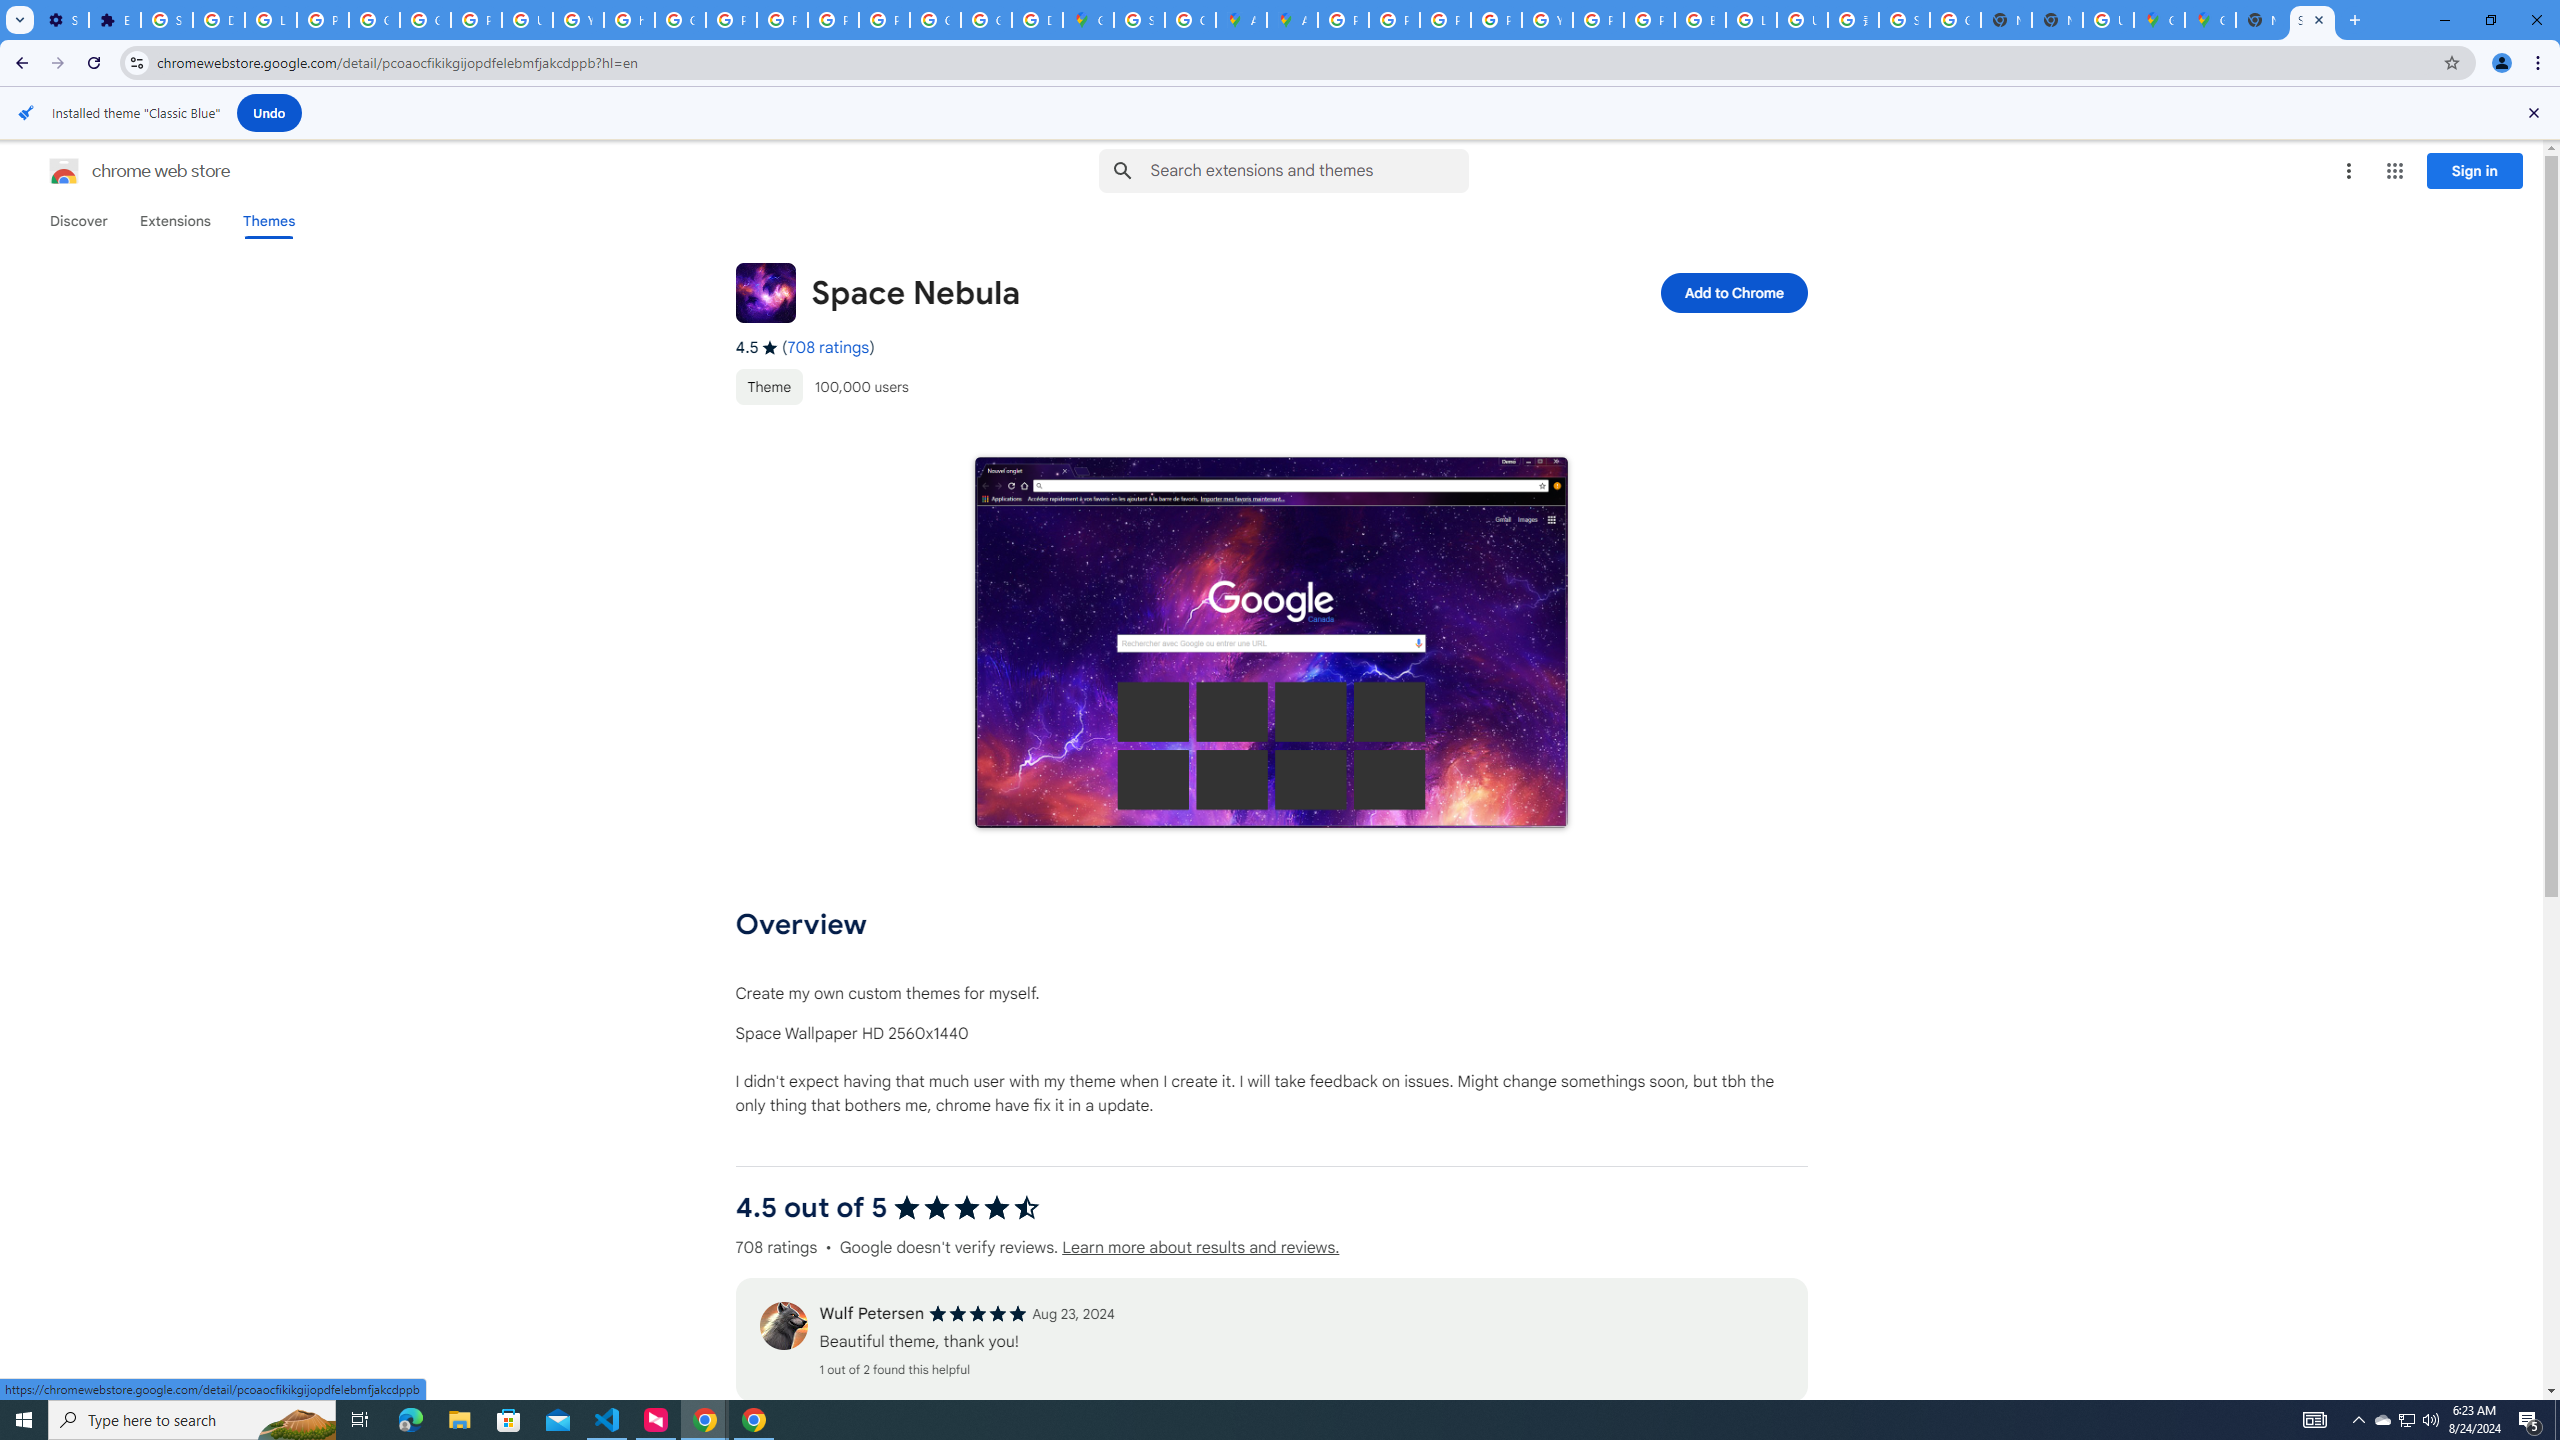  What do you see at coordinates (2261, 19) in the screenshot?
I see `'New Tab'` at bounding box center [2261, 19].